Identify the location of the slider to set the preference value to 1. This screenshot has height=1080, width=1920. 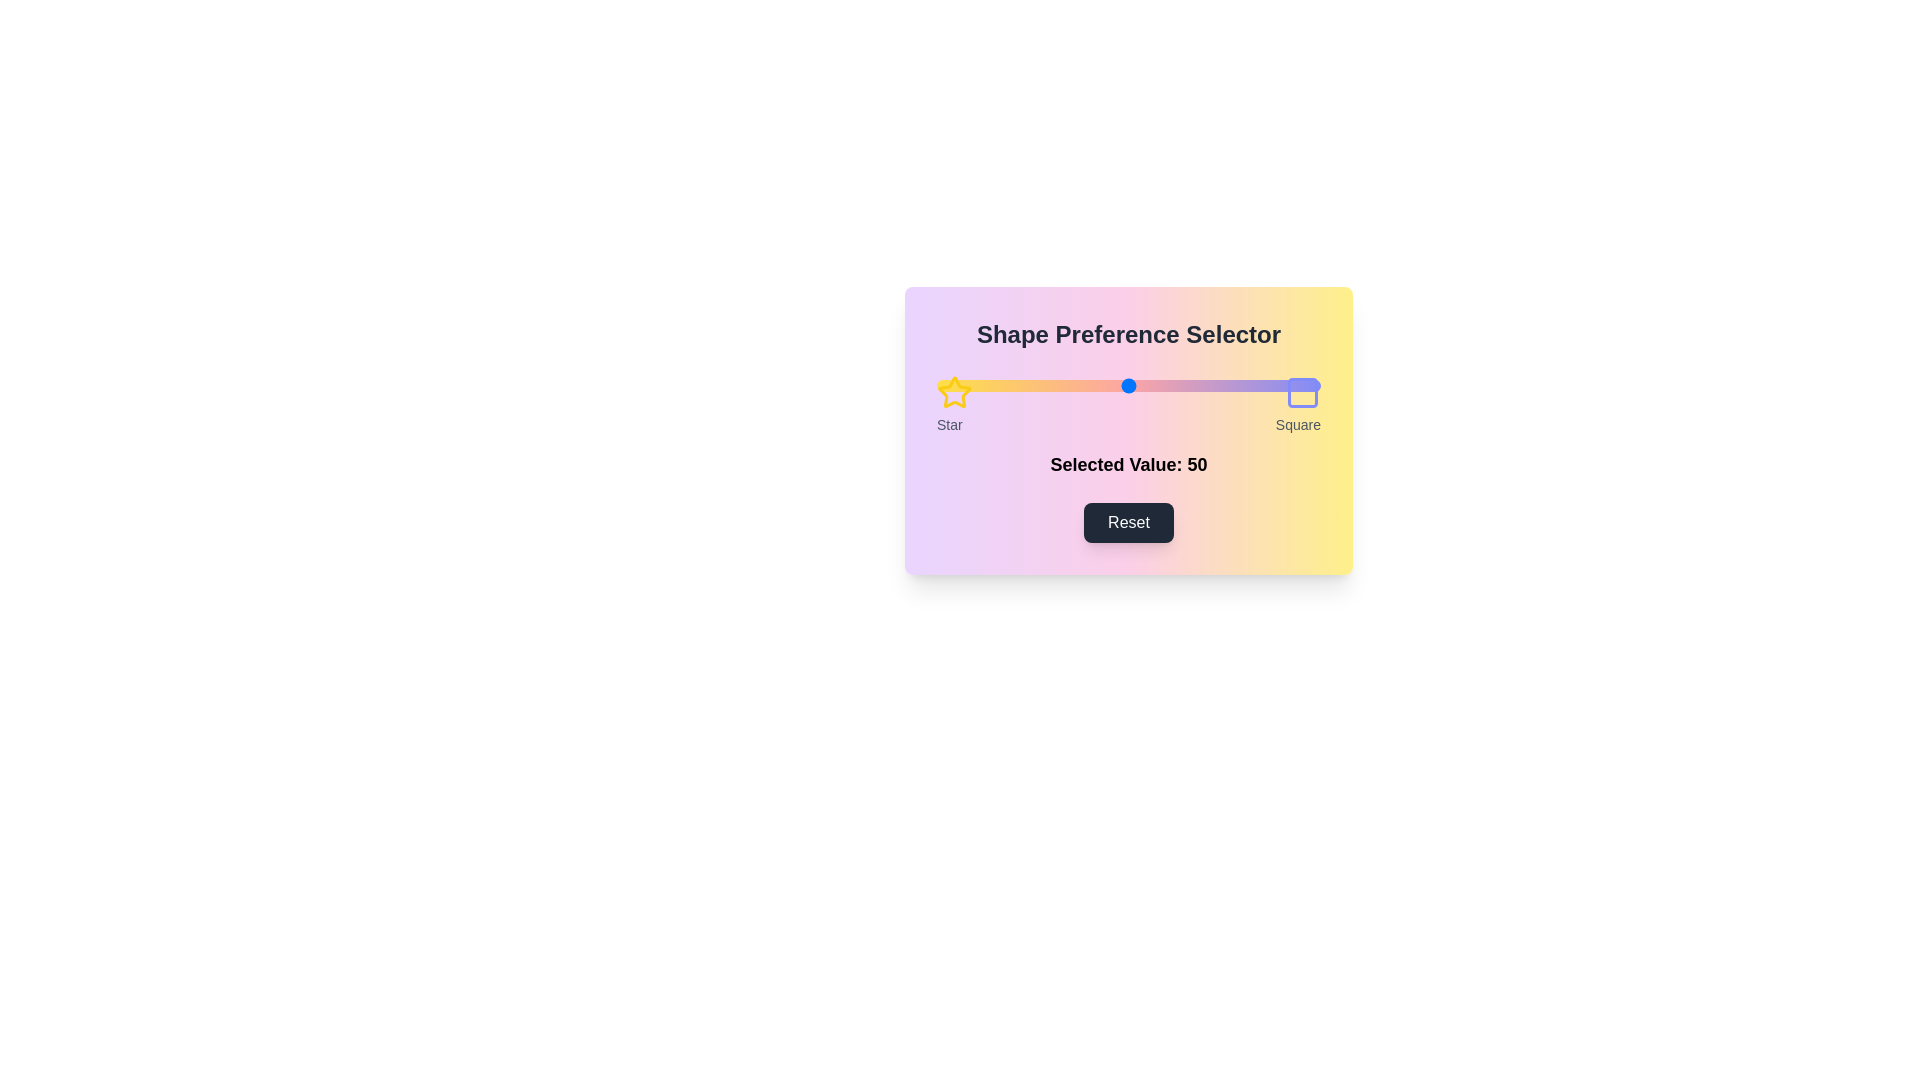
(939, 385).